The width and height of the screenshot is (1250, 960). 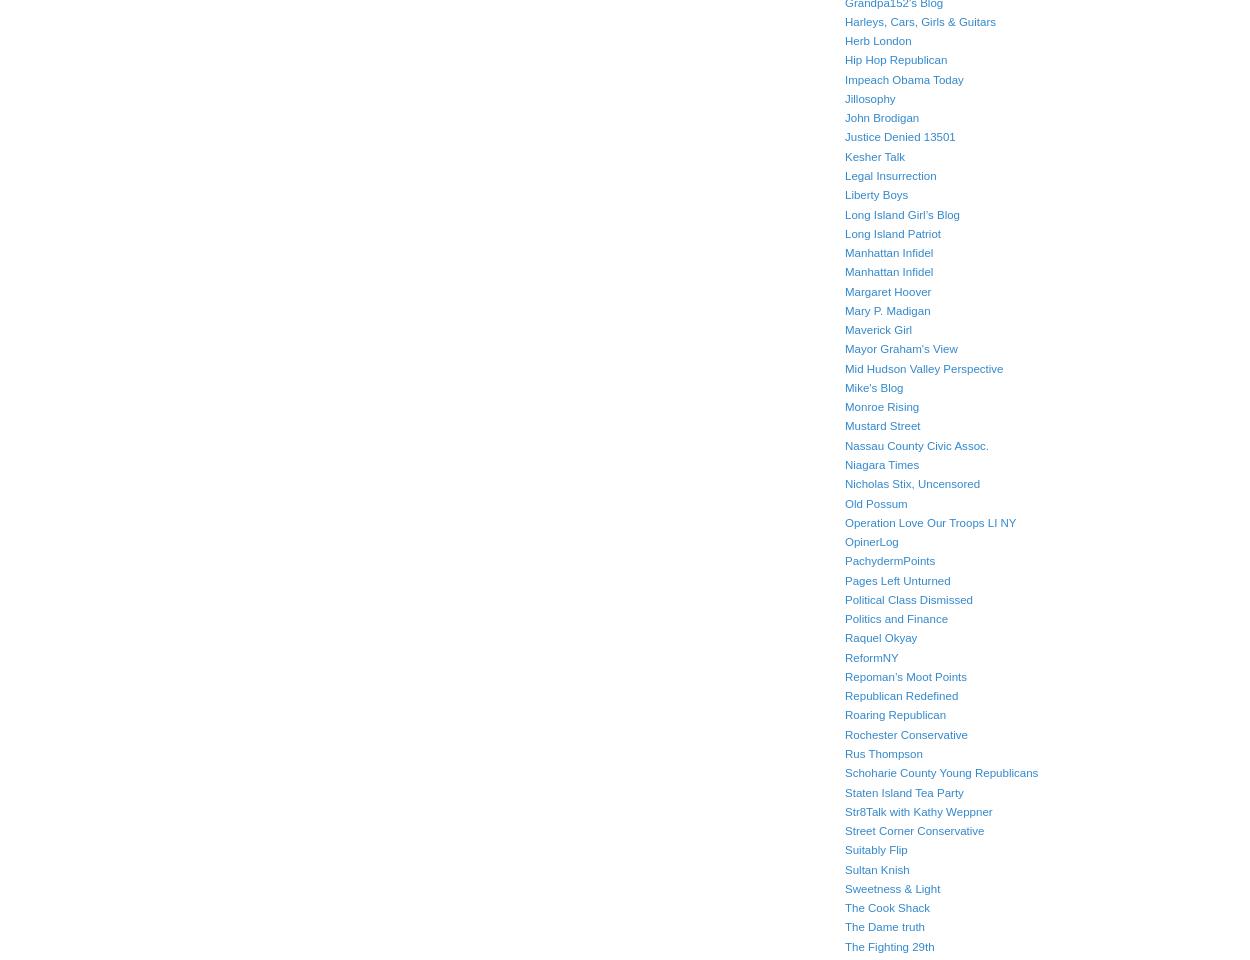 What do you see at coordinates (876, 194) in the screenshot?
I see `'Liberty Boys'` at bounding box center [876, 194].